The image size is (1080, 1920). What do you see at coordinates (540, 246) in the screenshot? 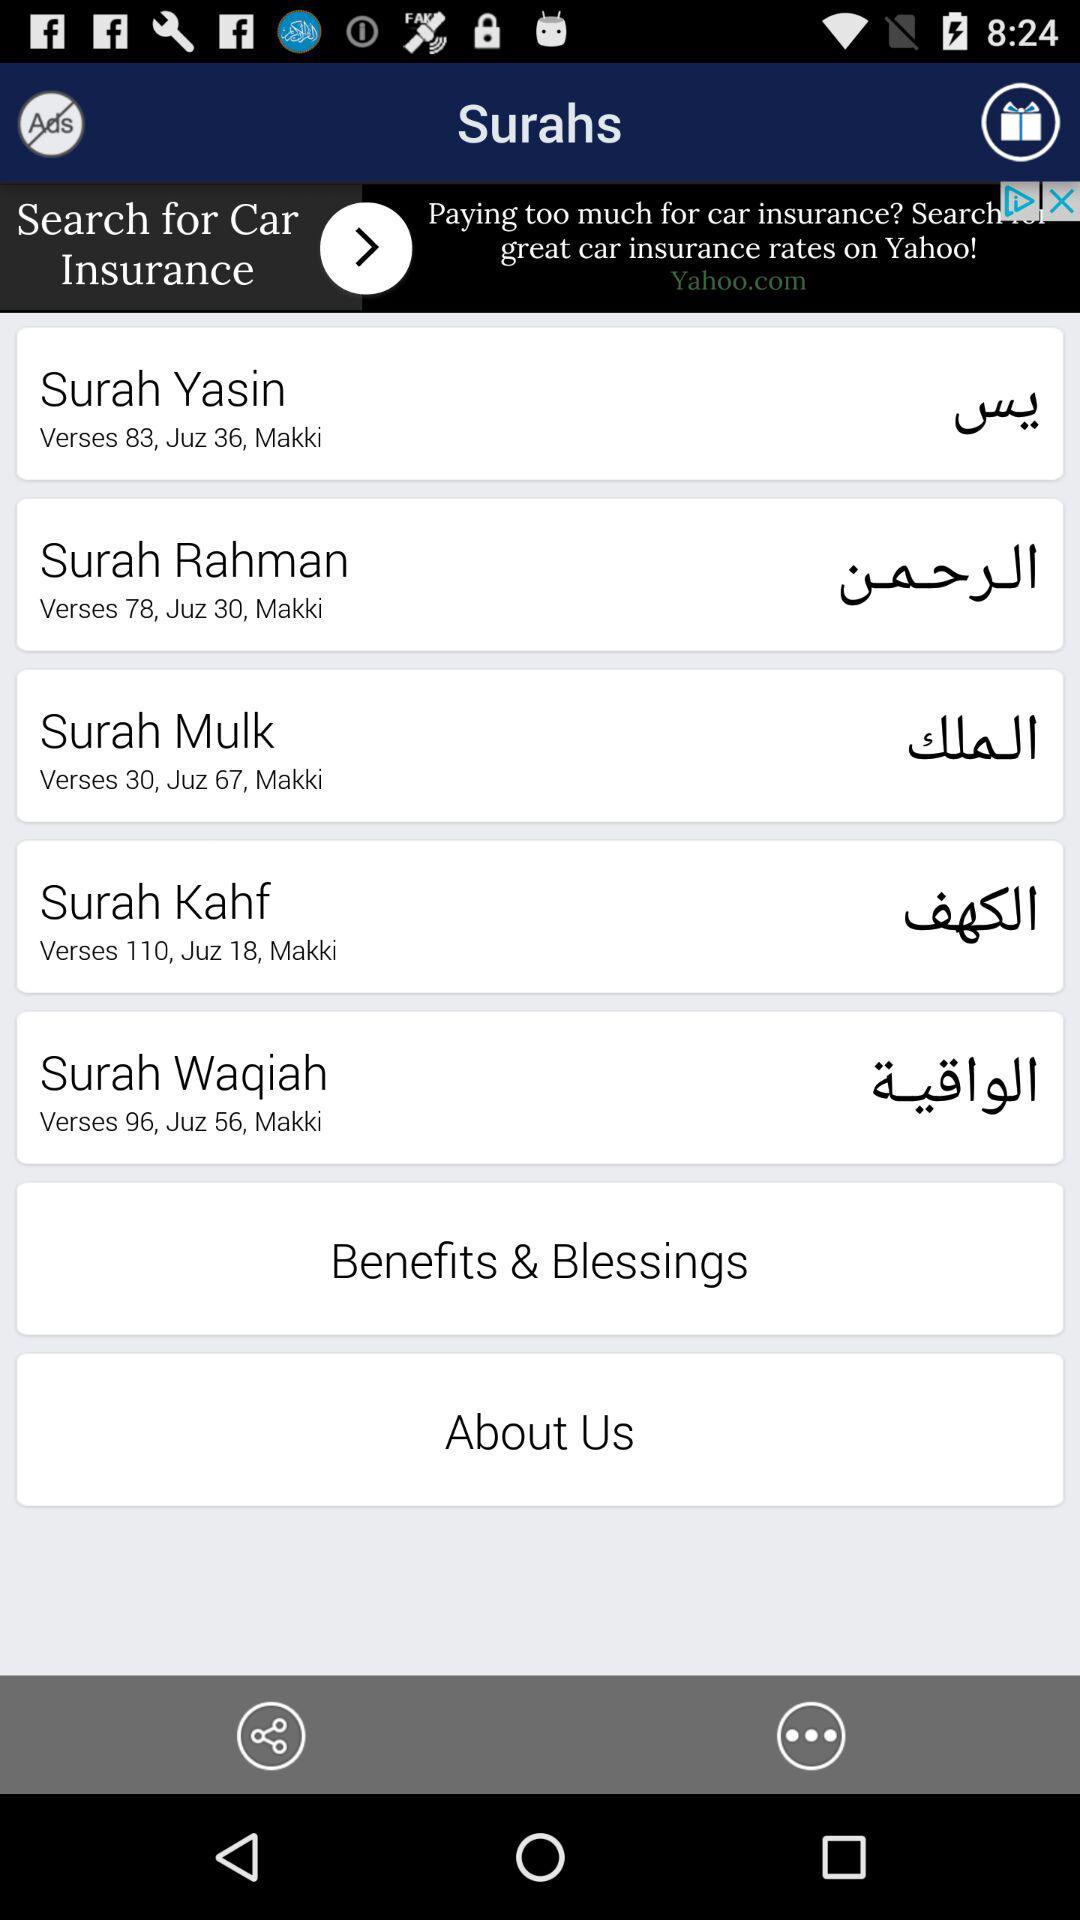
I see `banner` at bounding box center [540, 246].